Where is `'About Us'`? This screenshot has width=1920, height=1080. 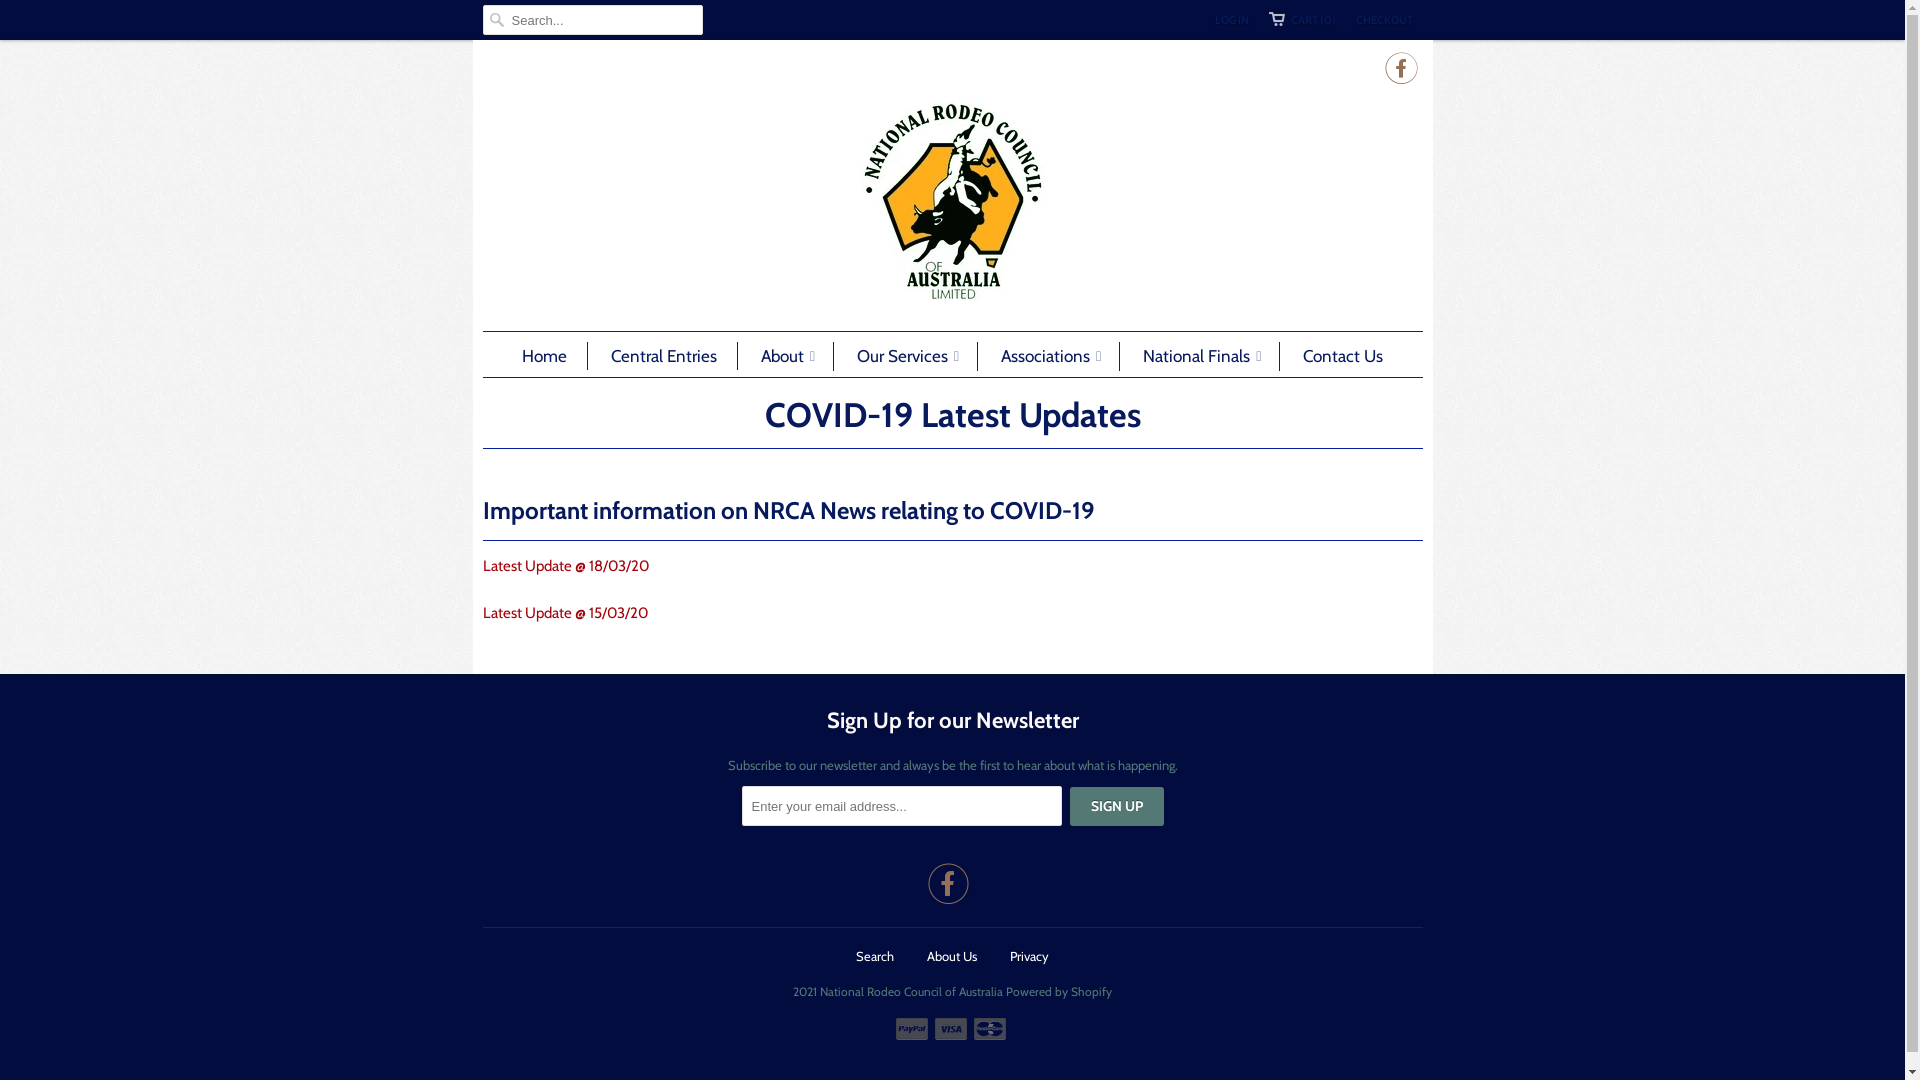 'About Us' is located at coordinates (950, 955).